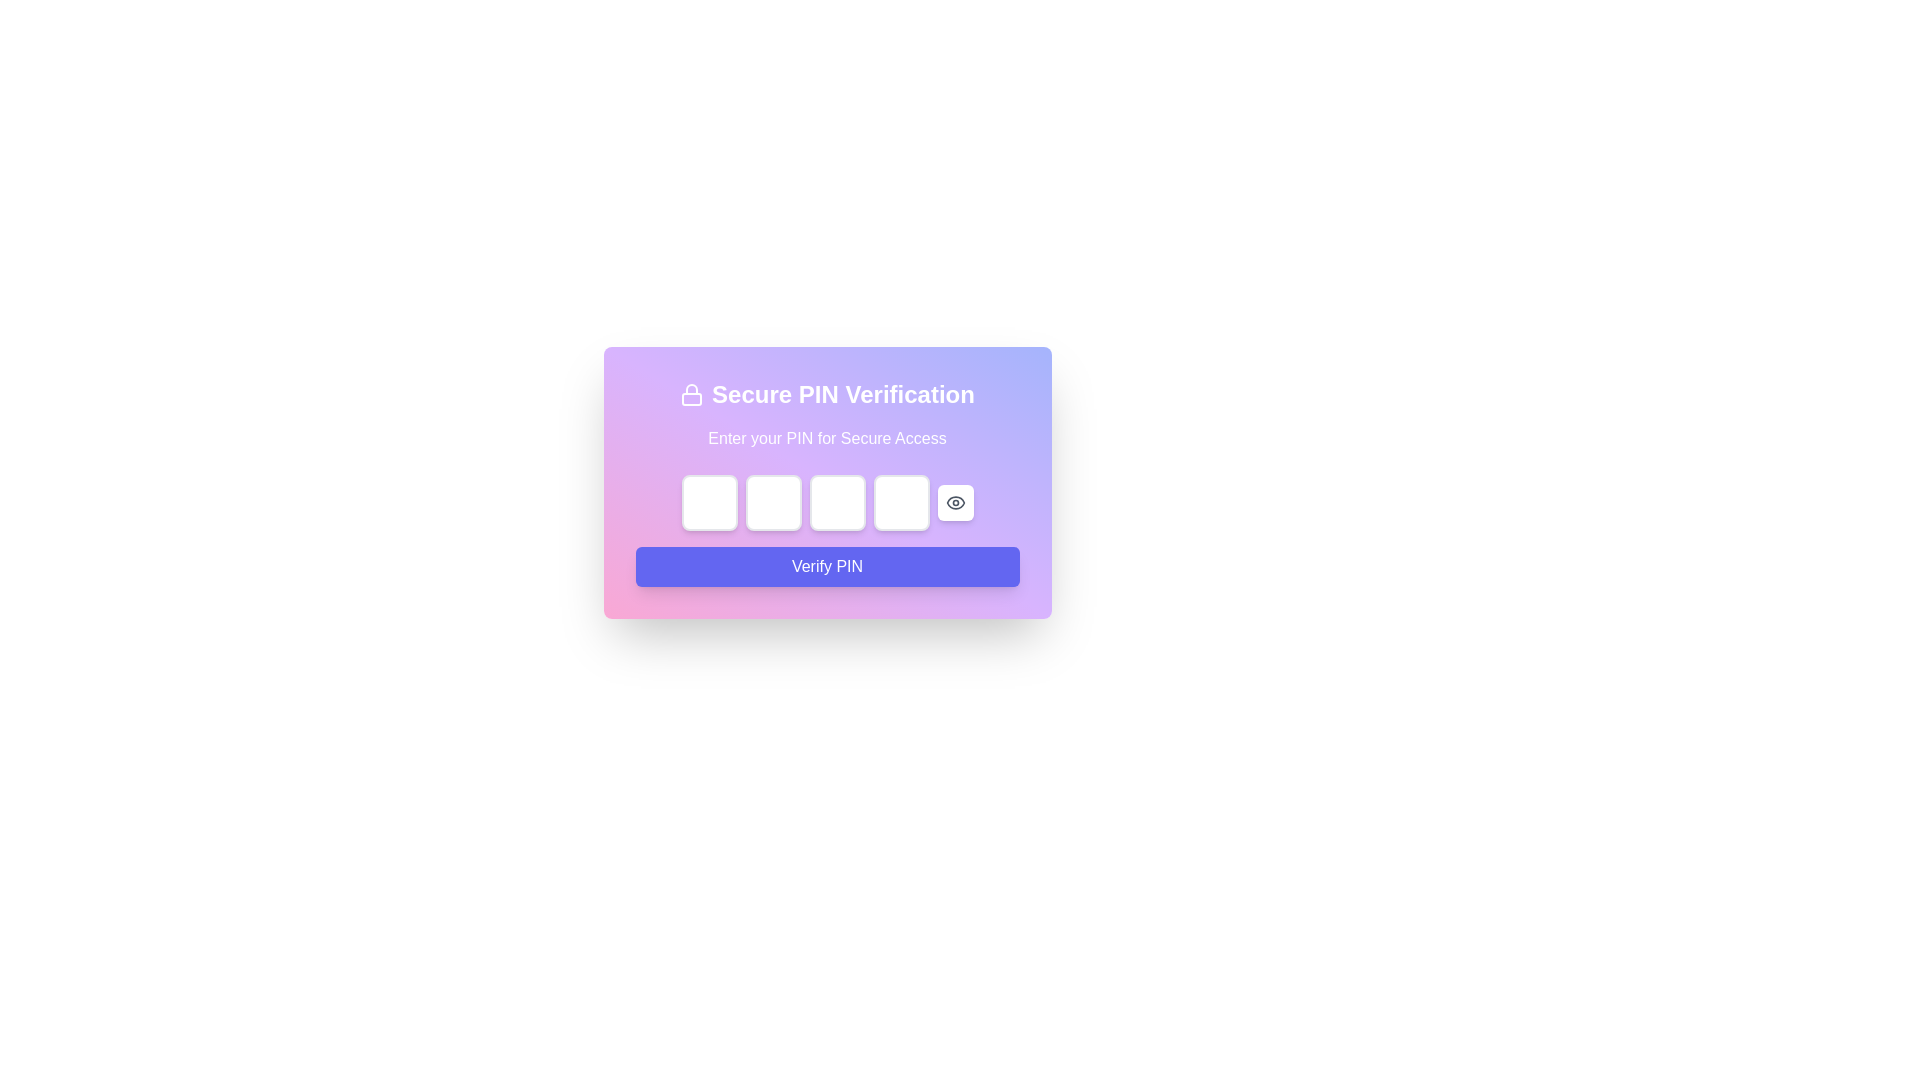  I want to click on the third input box in the sequence of PIN entry boxes to focus and type a digit, so click(837, 501).